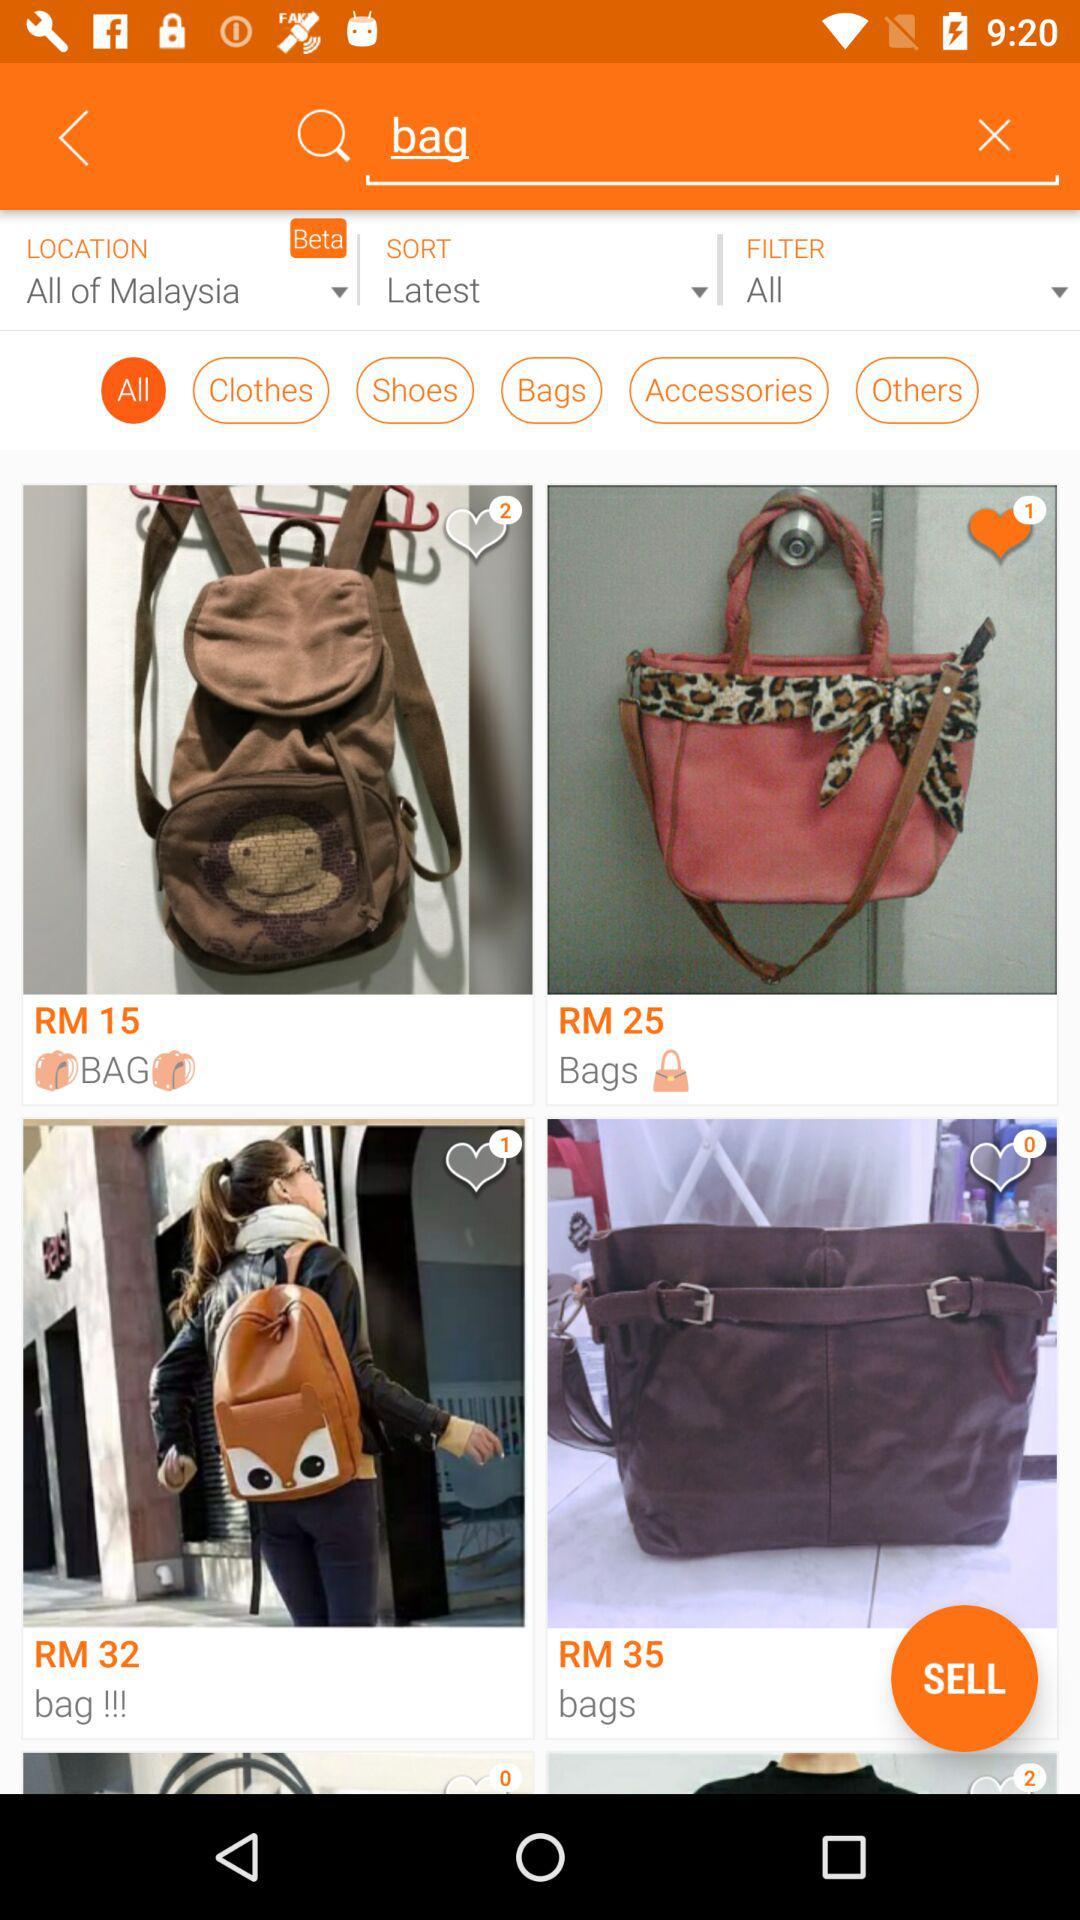 The height and width of the screenshot is (1920, 1080). Describe the element at coordinates (898, 269) in the screenshot. I see `filter button` at that location.